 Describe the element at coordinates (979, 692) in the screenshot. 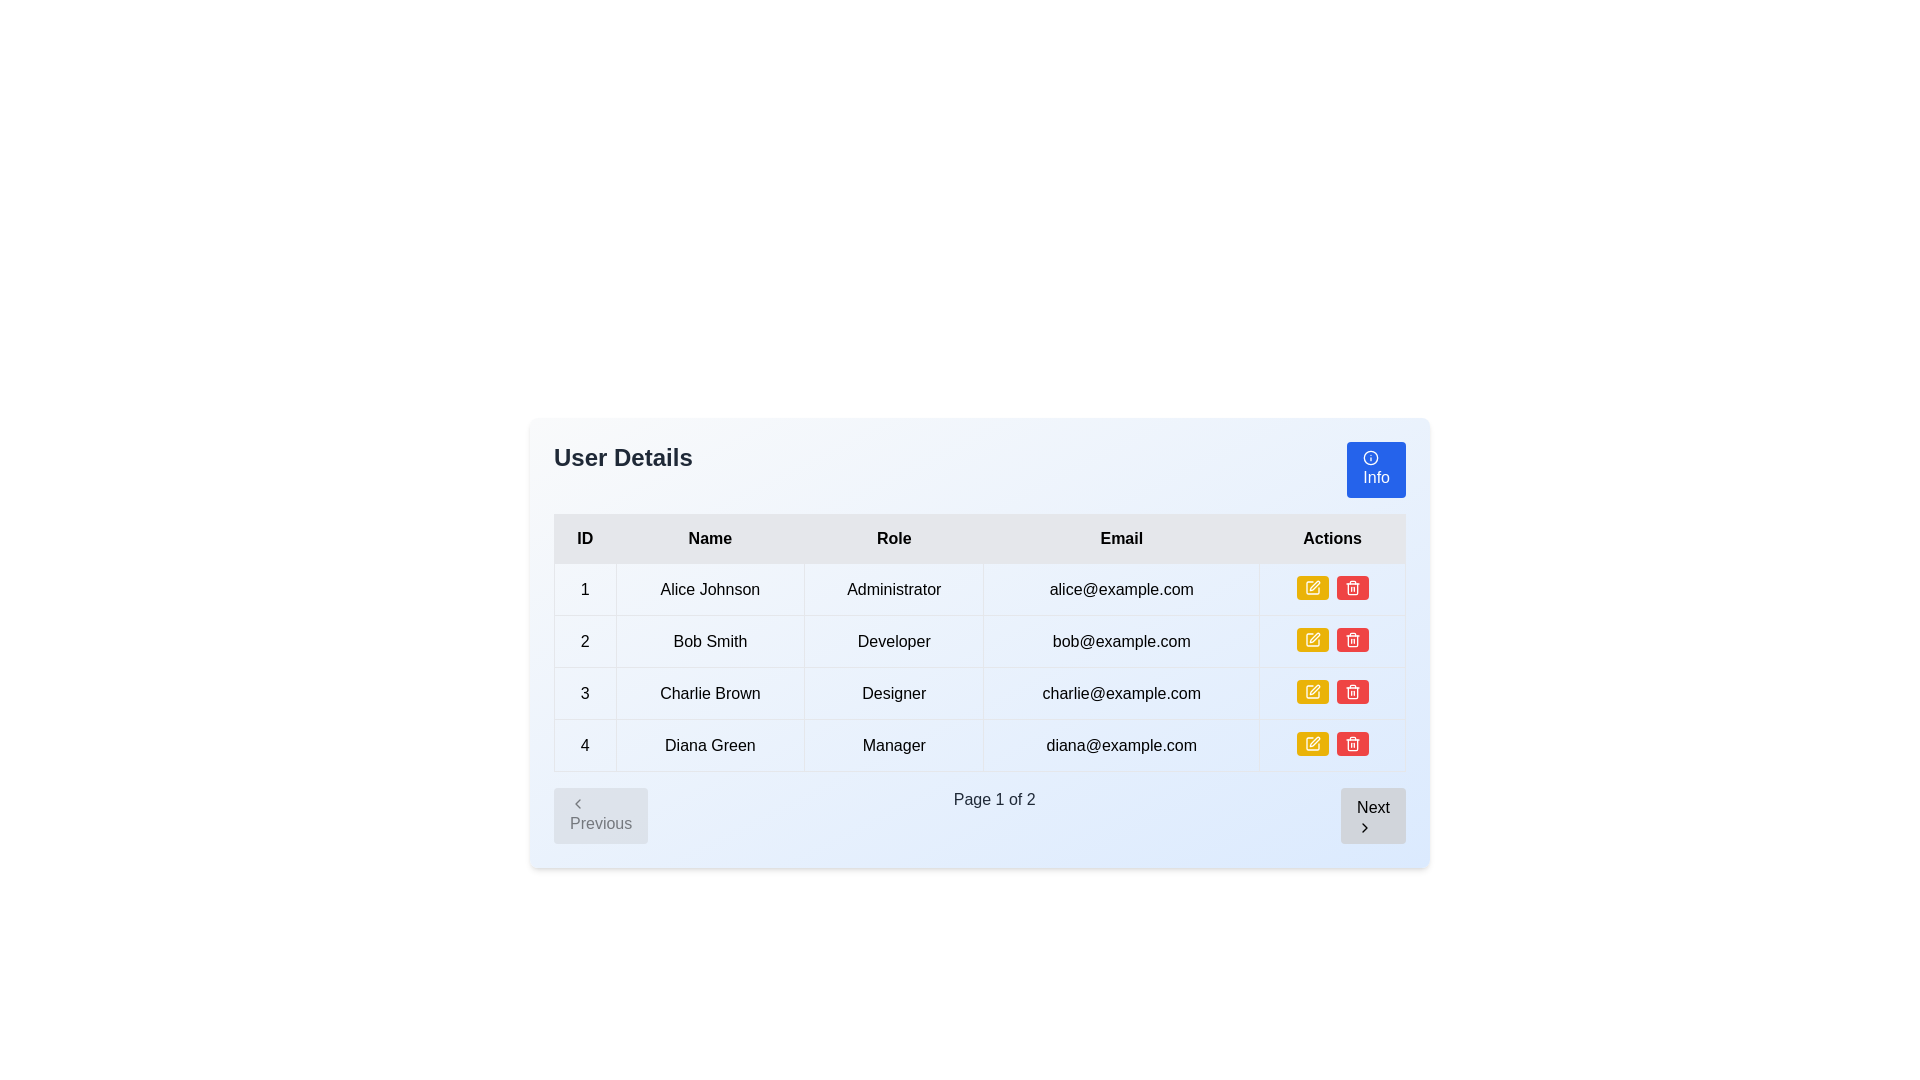

I see `the third row of the user information table that displays data for 'Charlie Brown'` at that location.